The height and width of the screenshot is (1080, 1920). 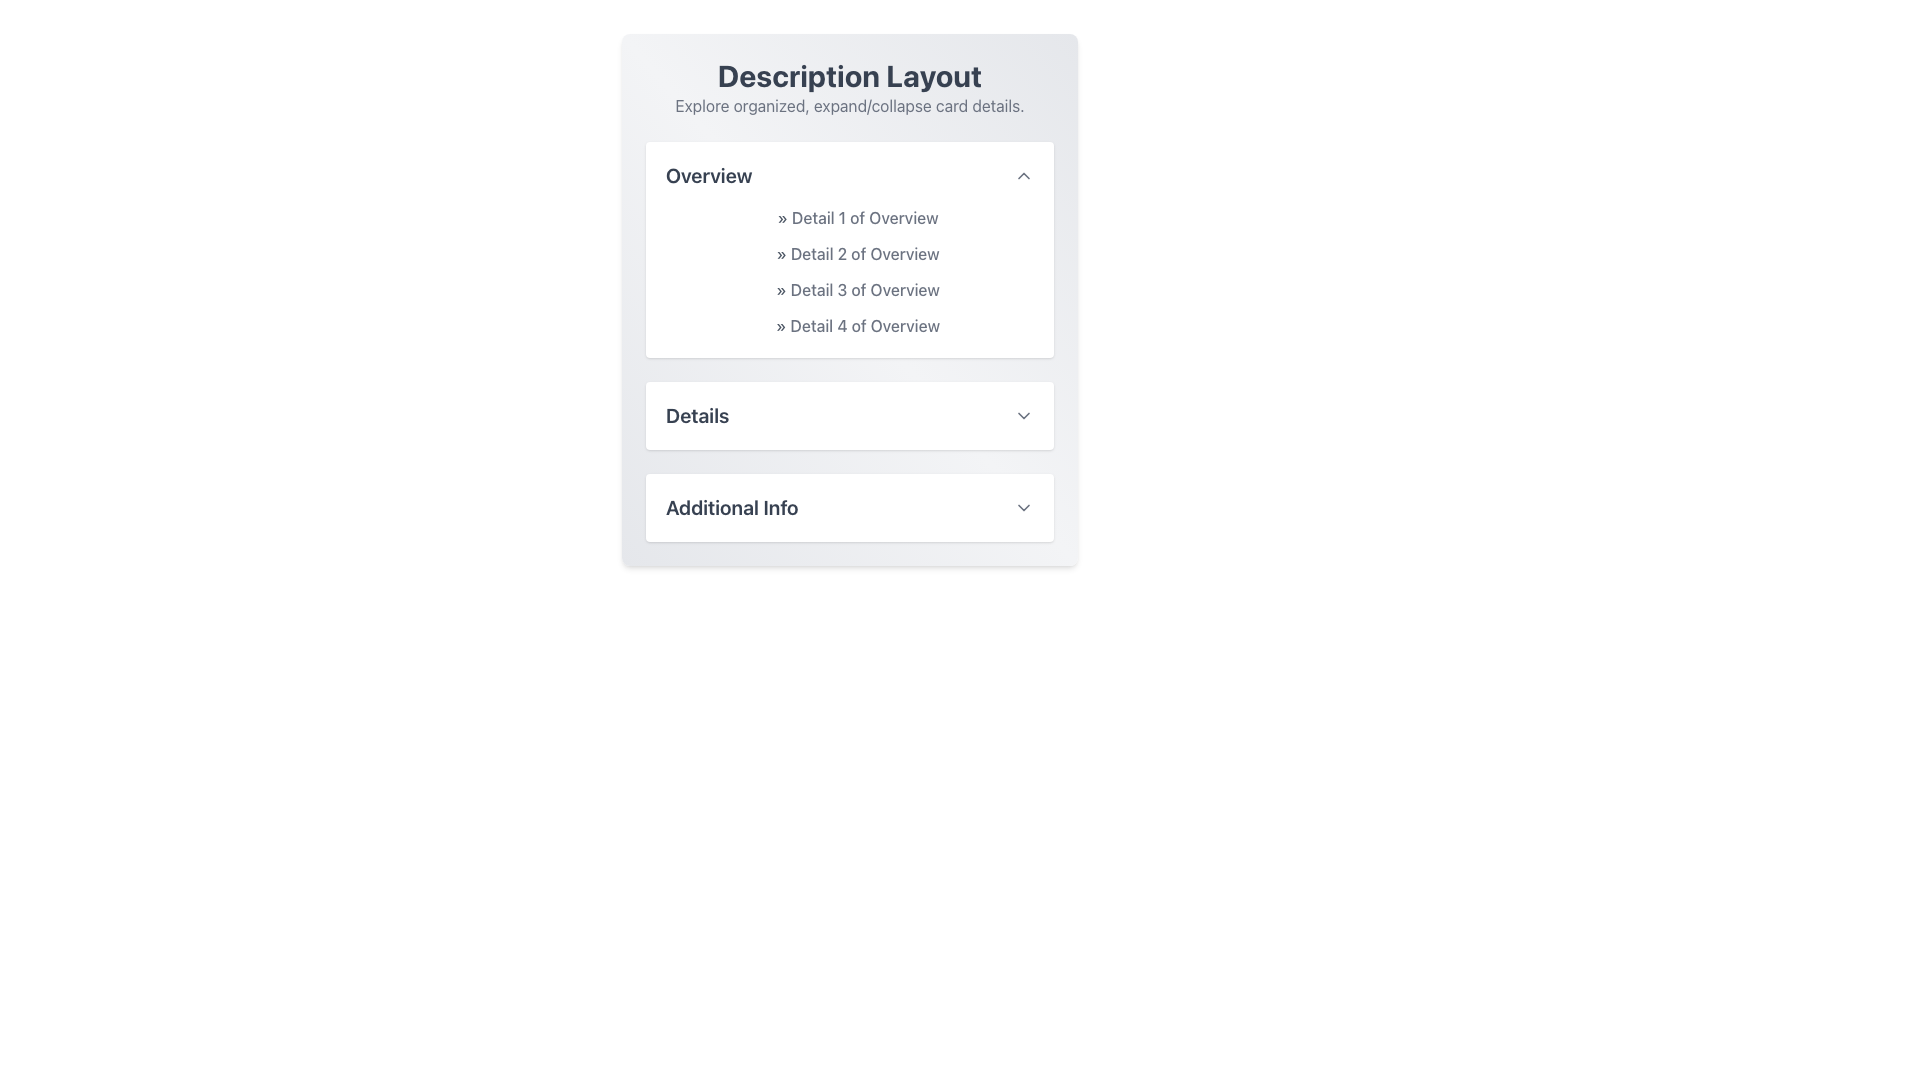 What do you see at coordinates (849, 218) in the screenshot?
I see `the text label or heading that reads '» Detail 1 of Overview', styled in gray with a leading chevron symbol, located at the top-left of the 'Overview' section` at bounding box center [849, 218].